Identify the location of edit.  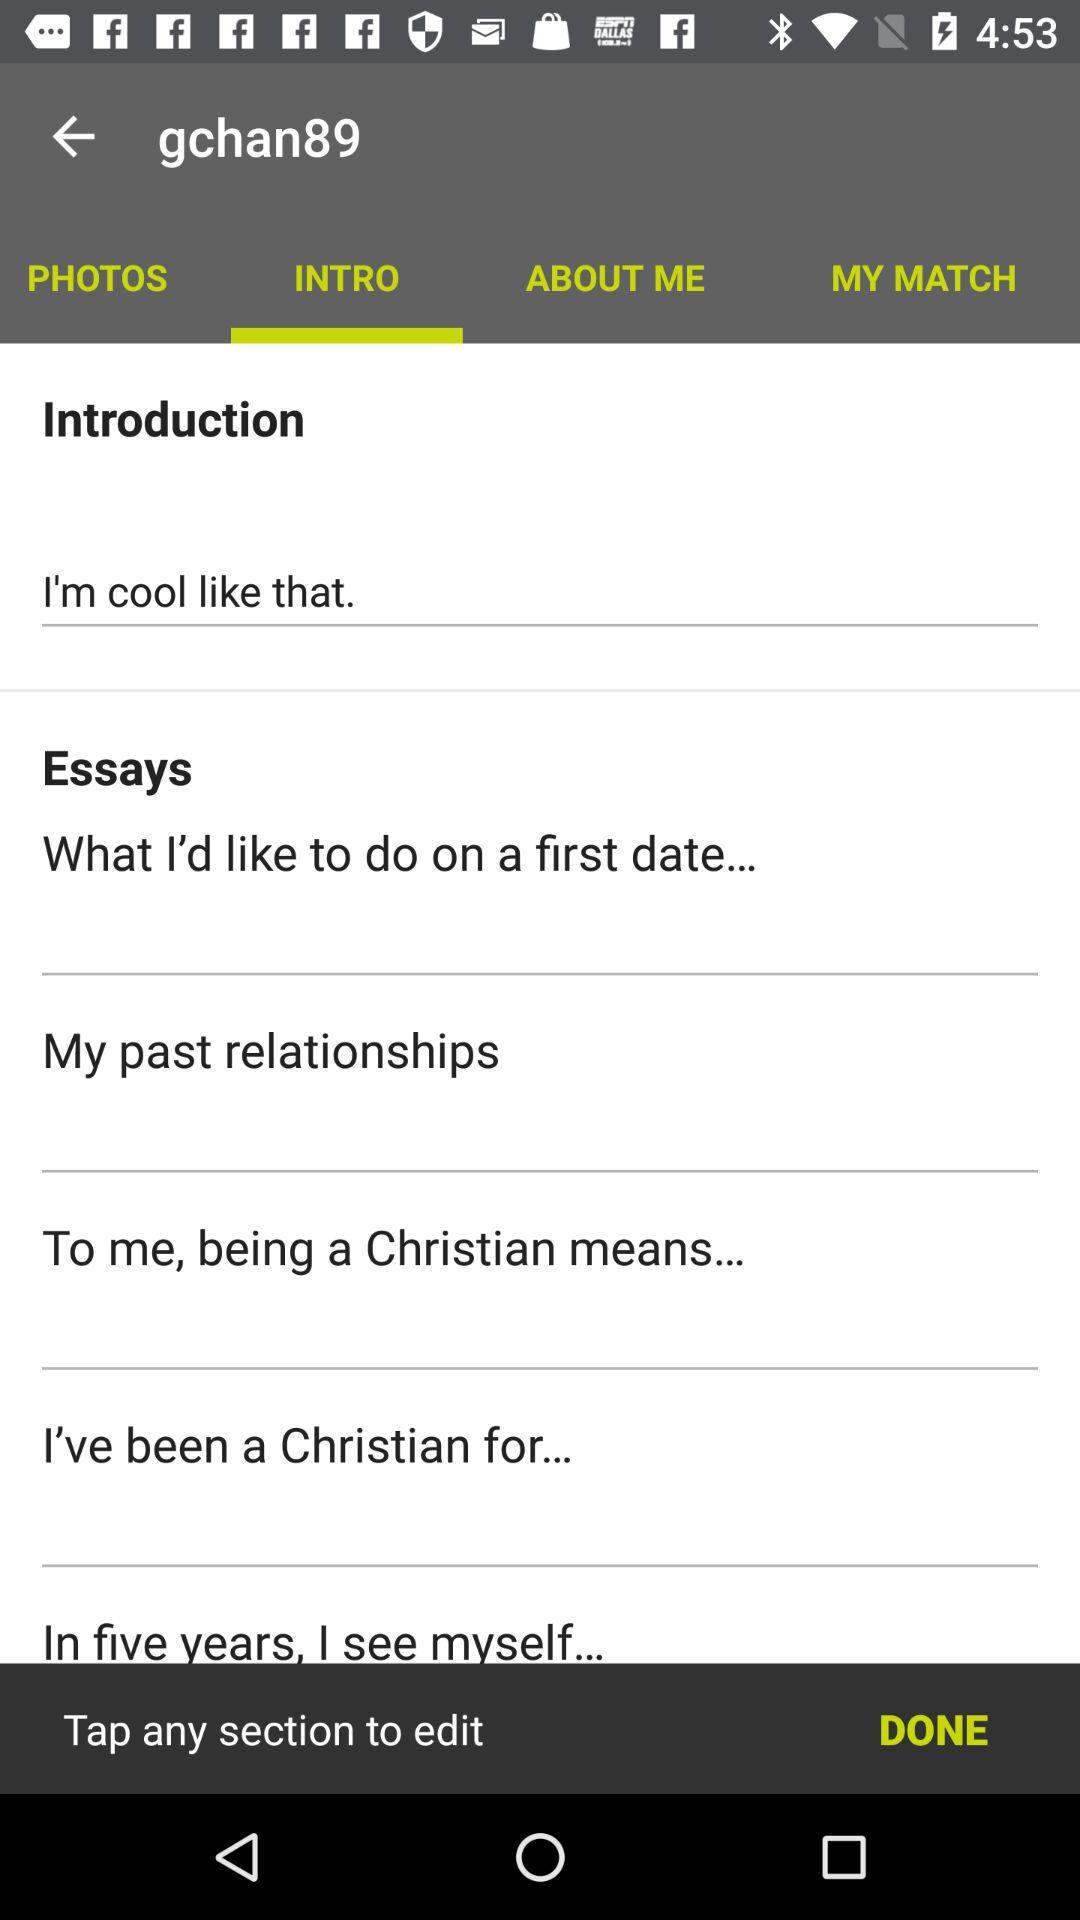
(540, 1728).